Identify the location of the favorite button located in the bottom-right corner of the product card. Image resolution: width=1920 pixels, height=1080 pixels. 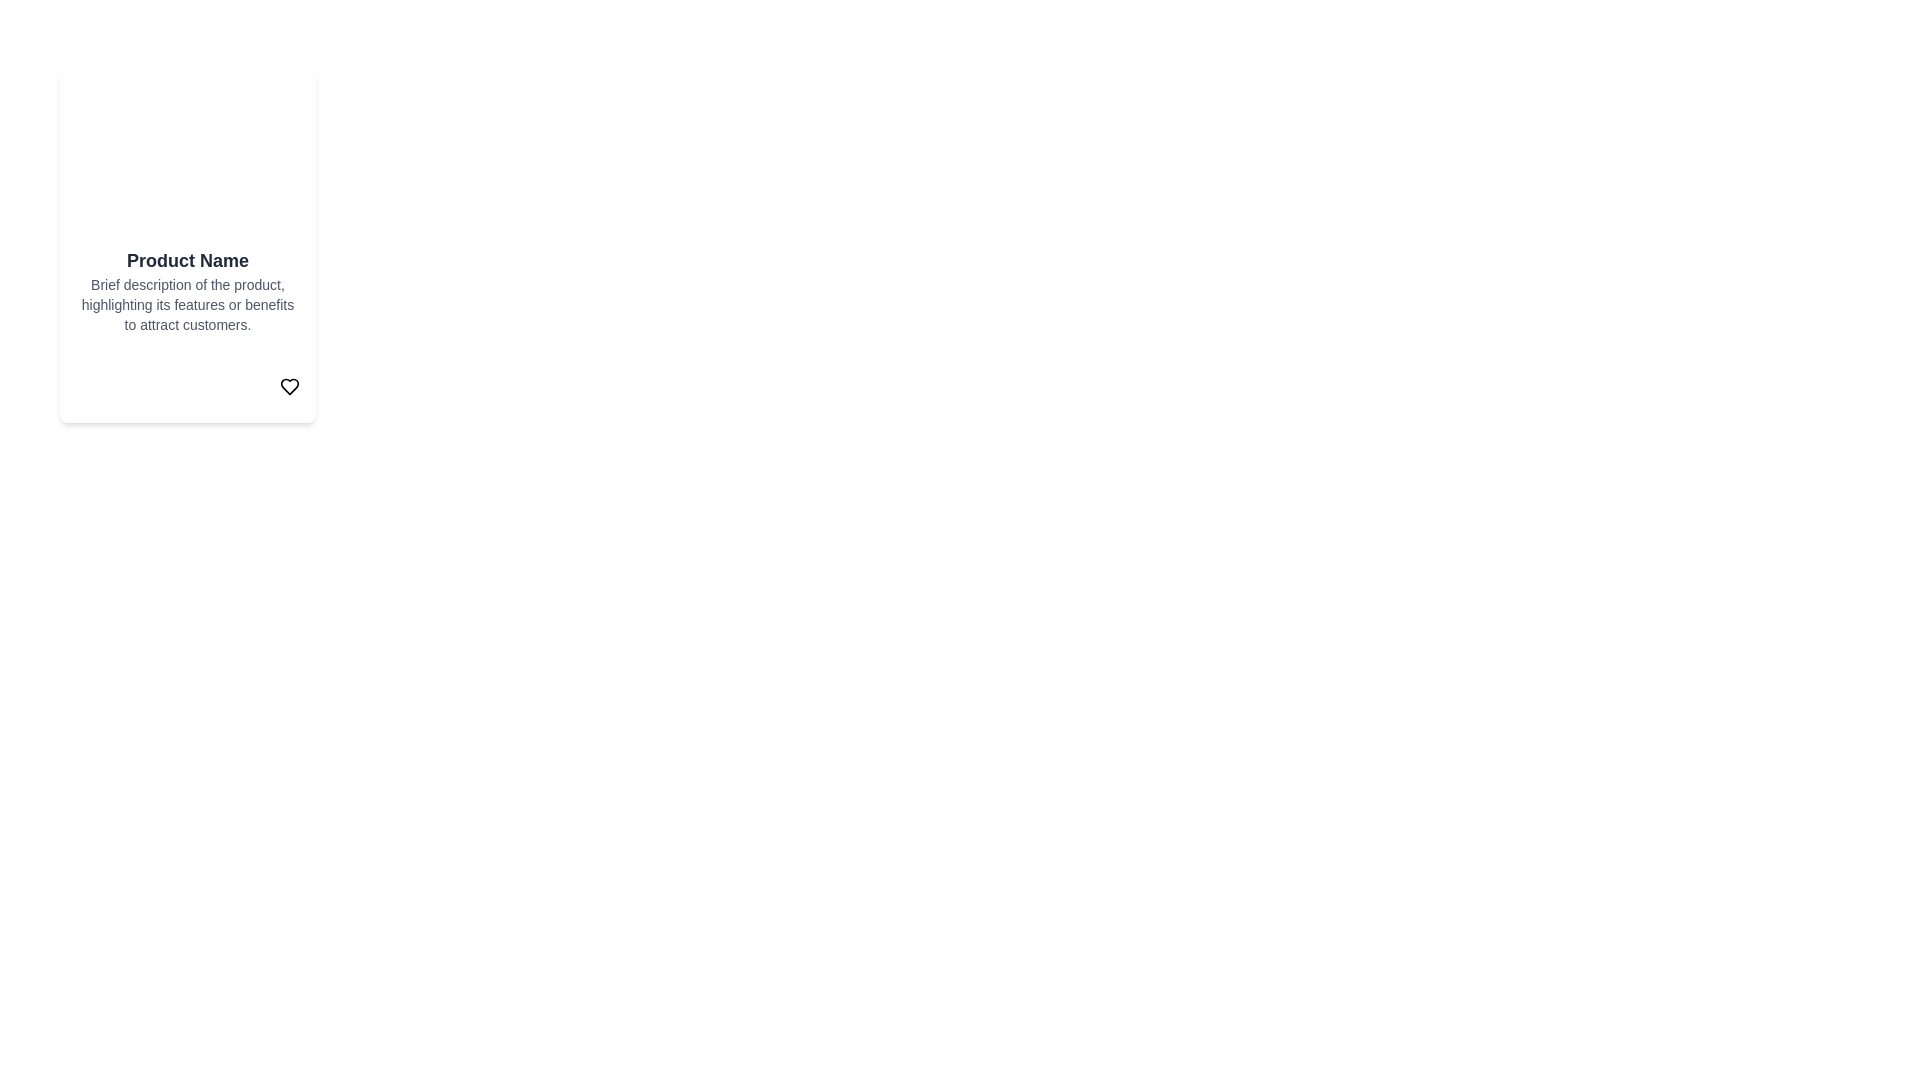
(288, 386).